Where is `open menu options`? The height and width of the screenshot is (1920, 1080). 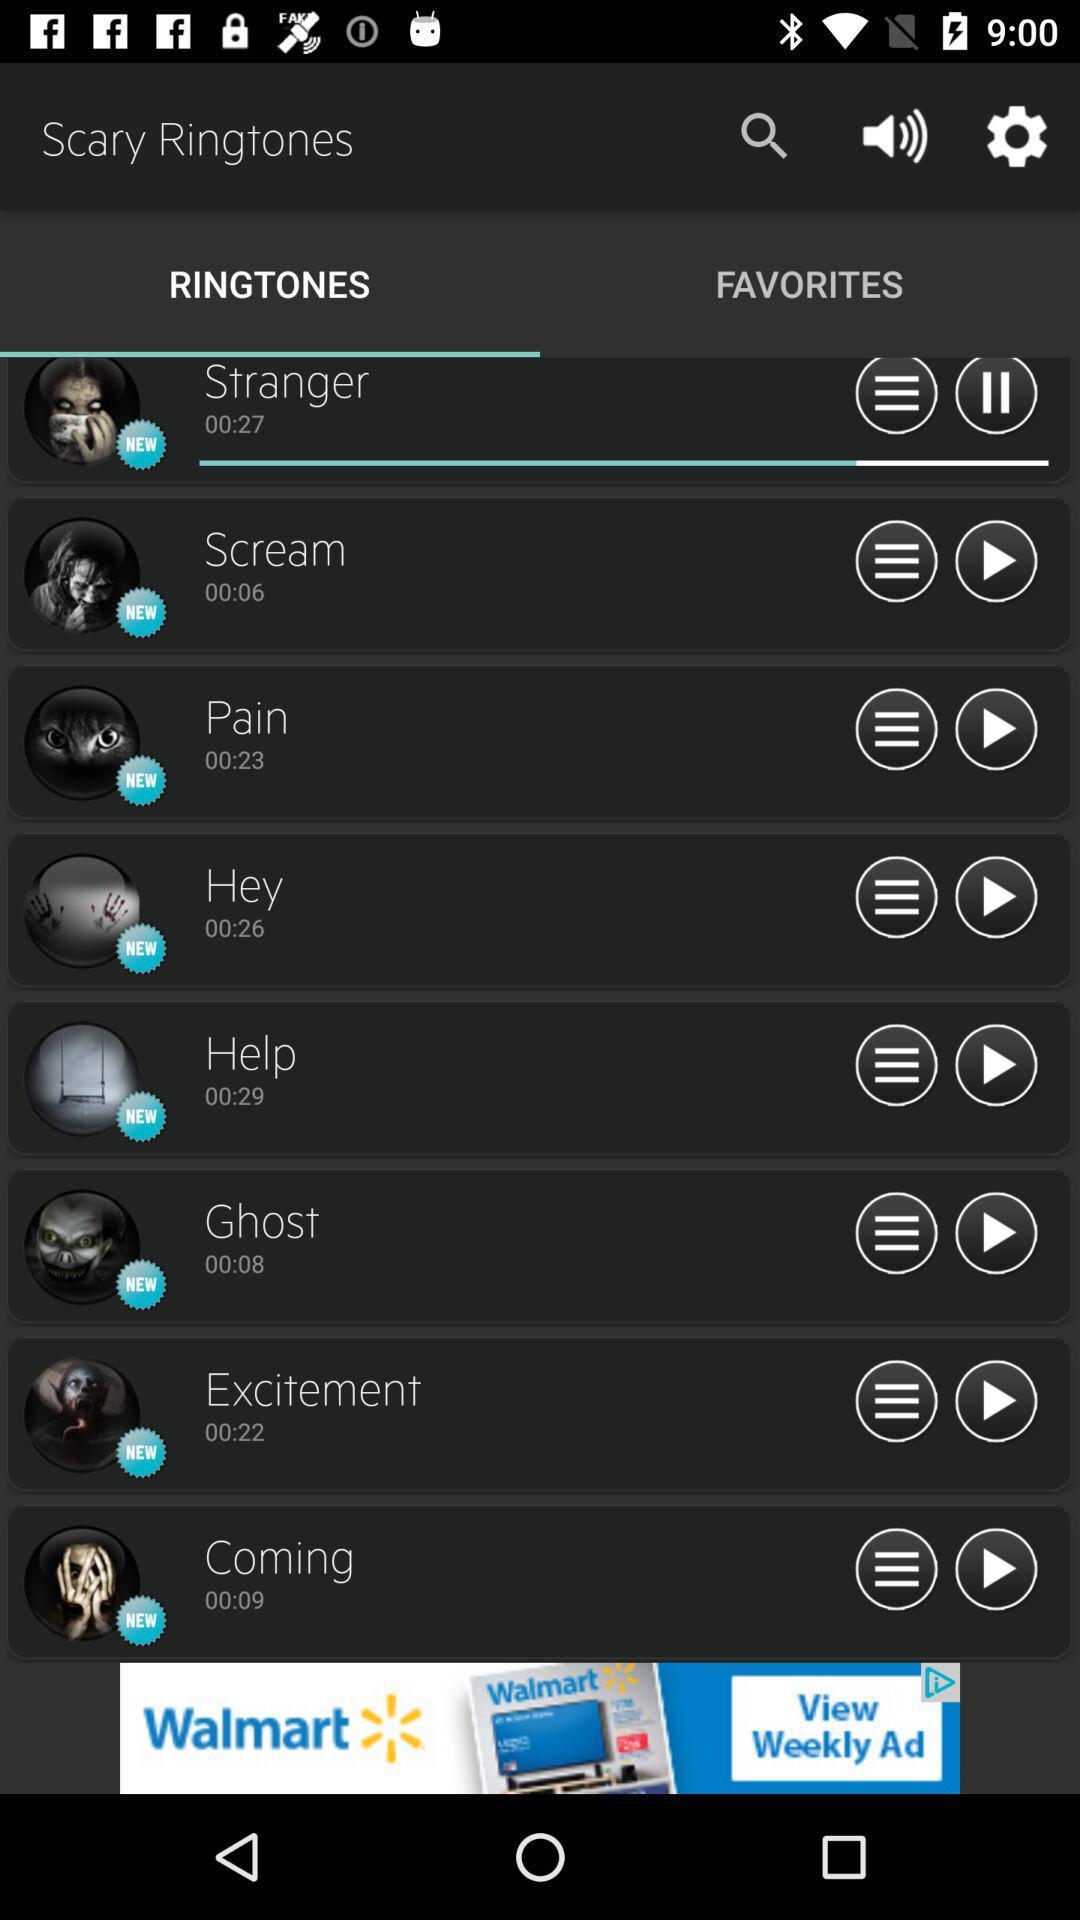
open menu options is located at coordinates (895, 729).